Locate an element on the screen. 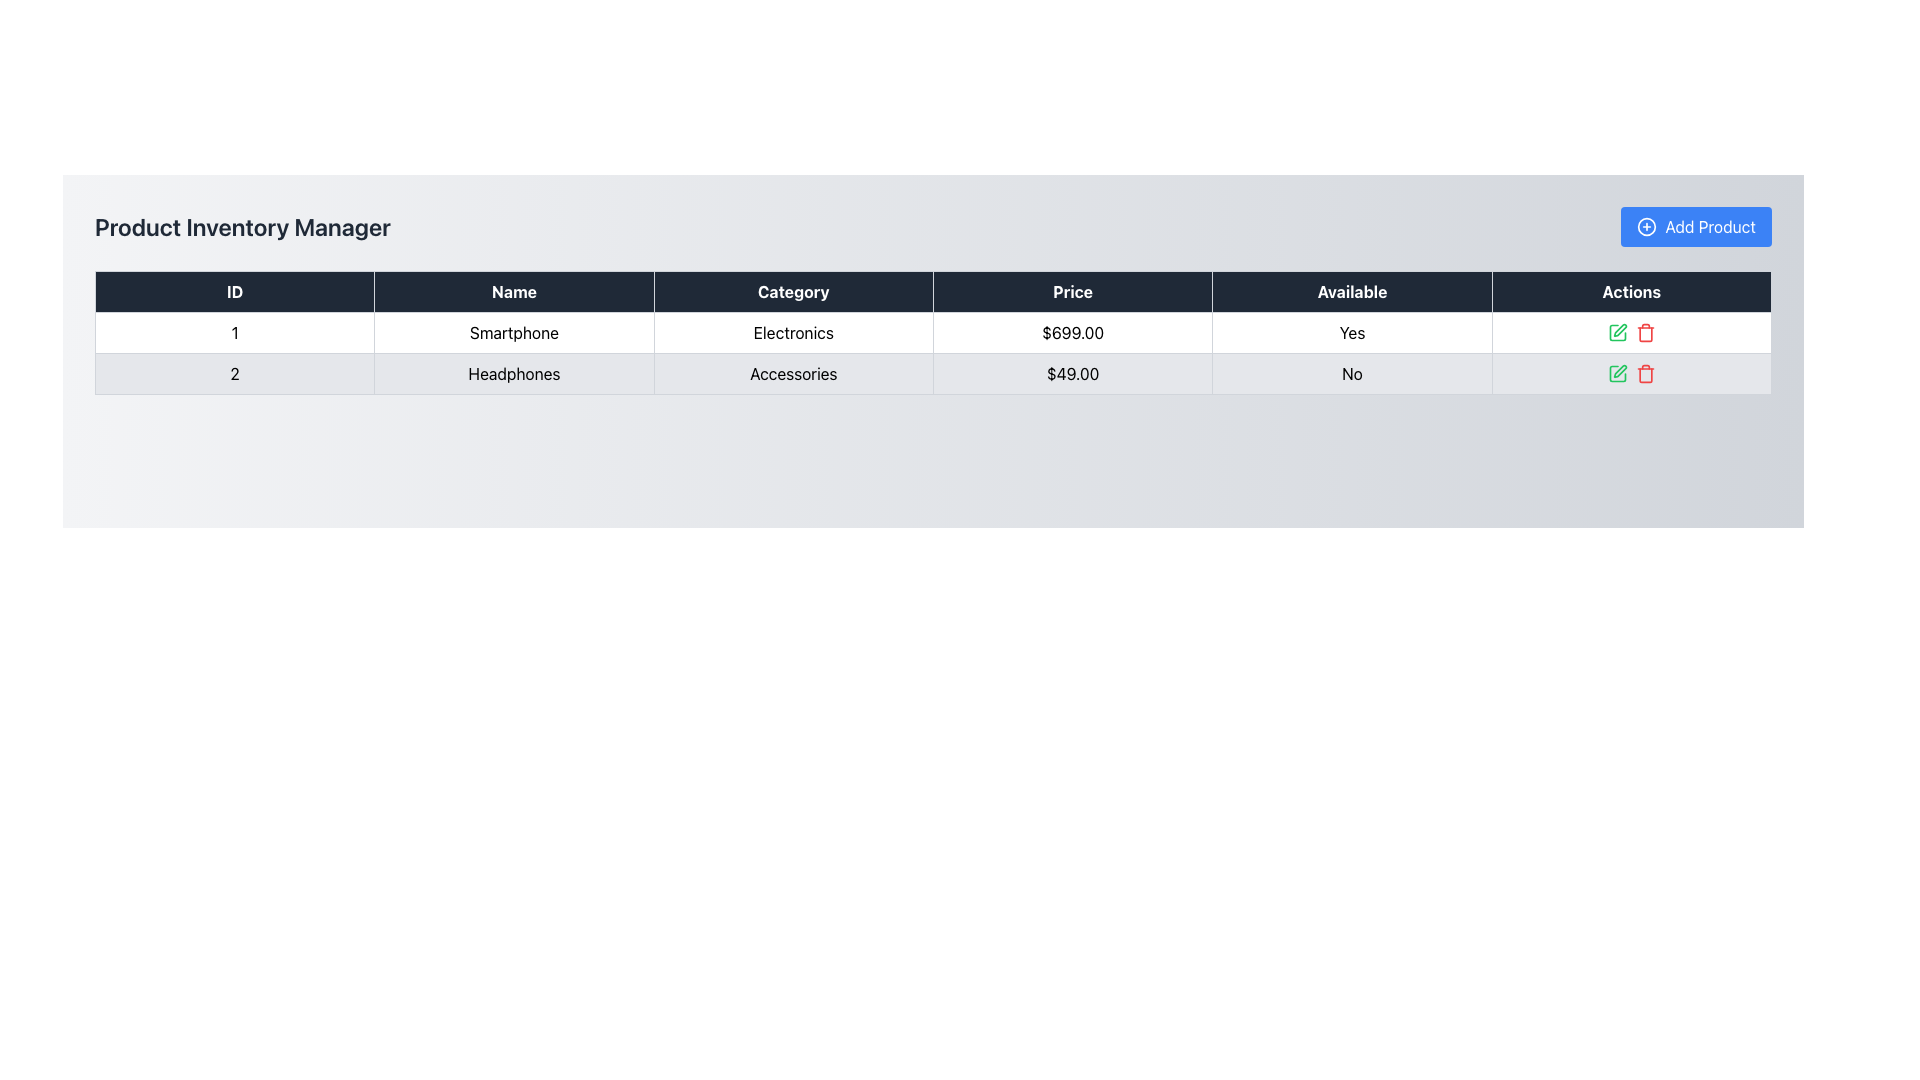 This screenshot has width=1920, height=1080. the first cell of the first row in the table under the 'ID' column is located at coordinates (235, 331).